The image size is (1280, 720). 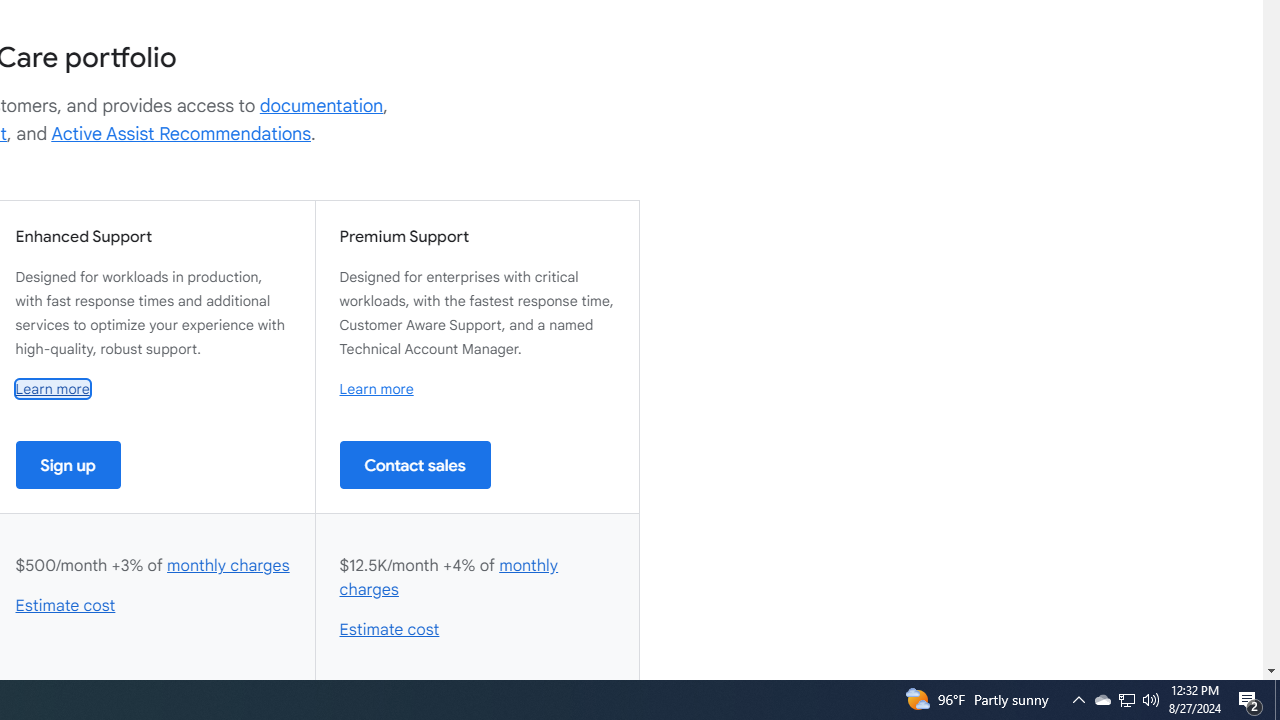 What do you see at coordinates (389, 630) in the screenshot?
I see `'Estimate cost'` at bounding box center [389, 630].